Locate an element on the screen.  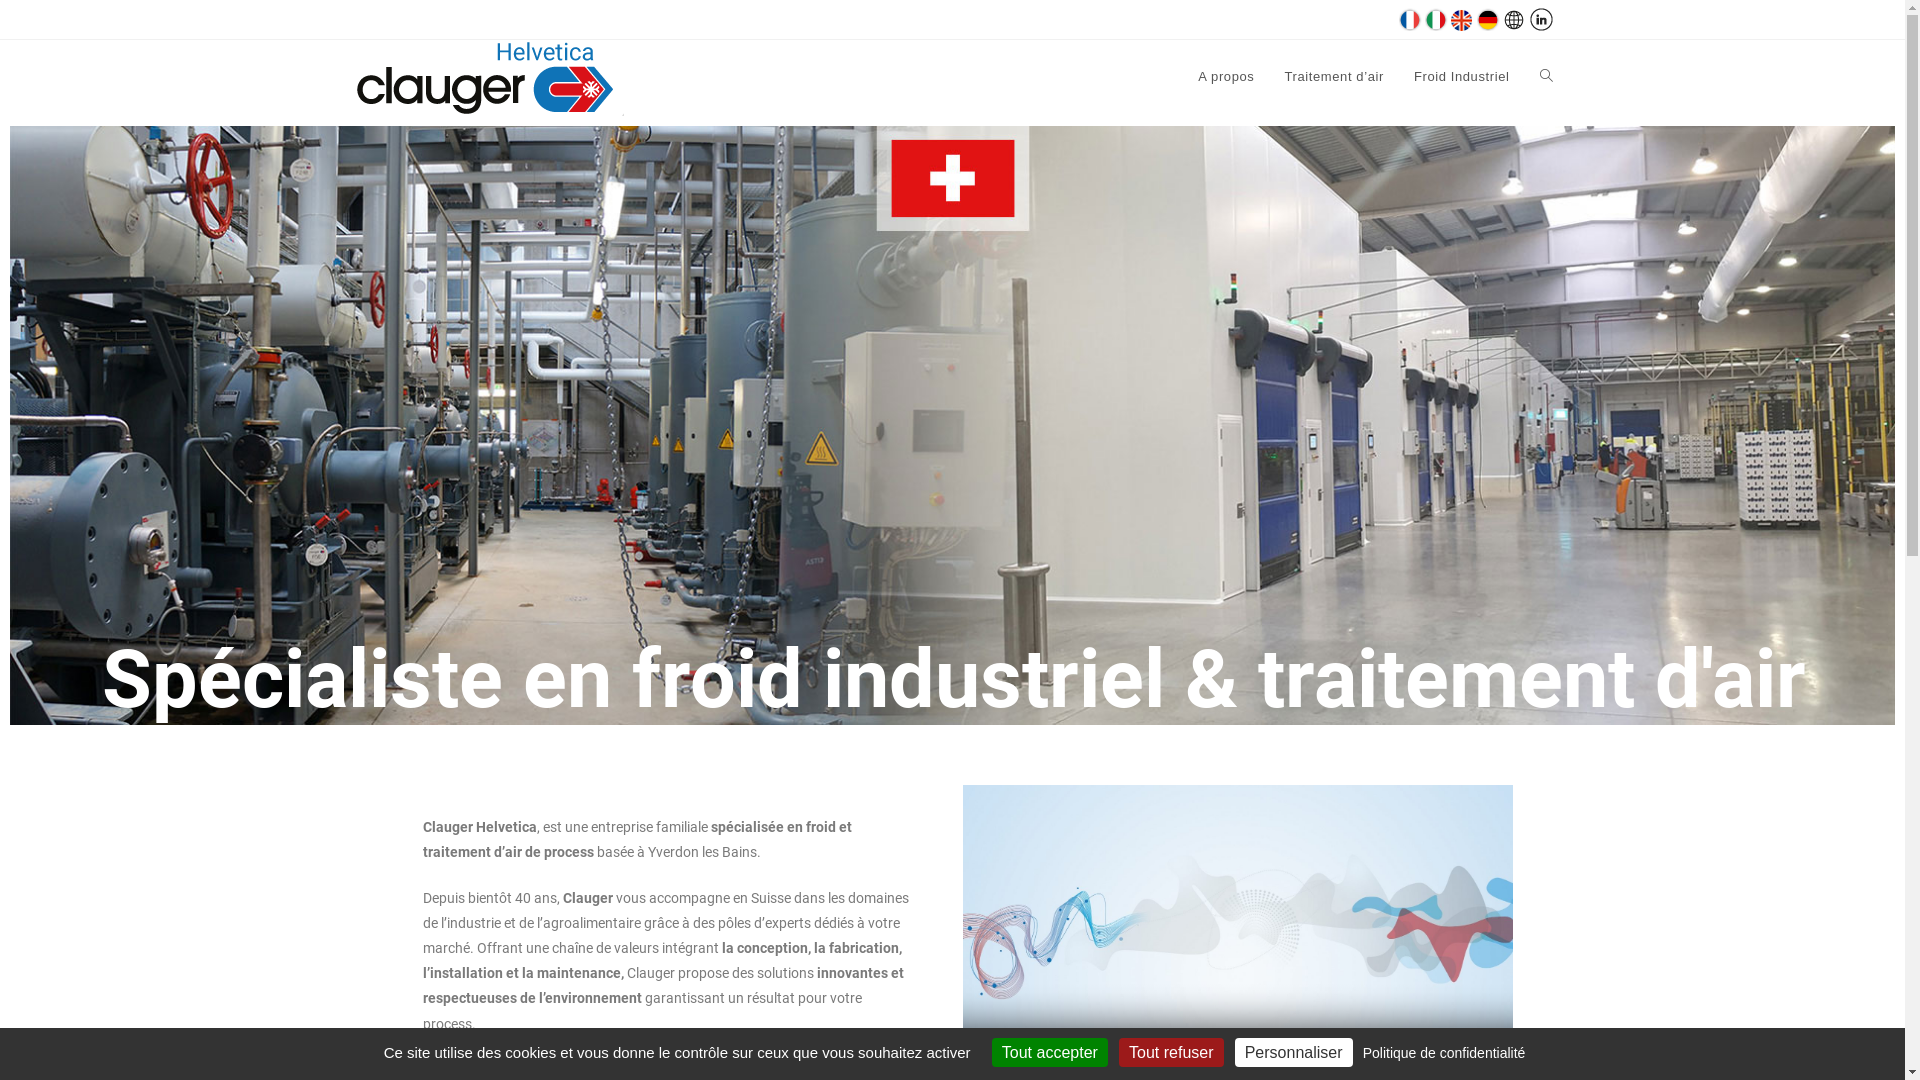
'A propos' is located at coordinates (1224, 76).